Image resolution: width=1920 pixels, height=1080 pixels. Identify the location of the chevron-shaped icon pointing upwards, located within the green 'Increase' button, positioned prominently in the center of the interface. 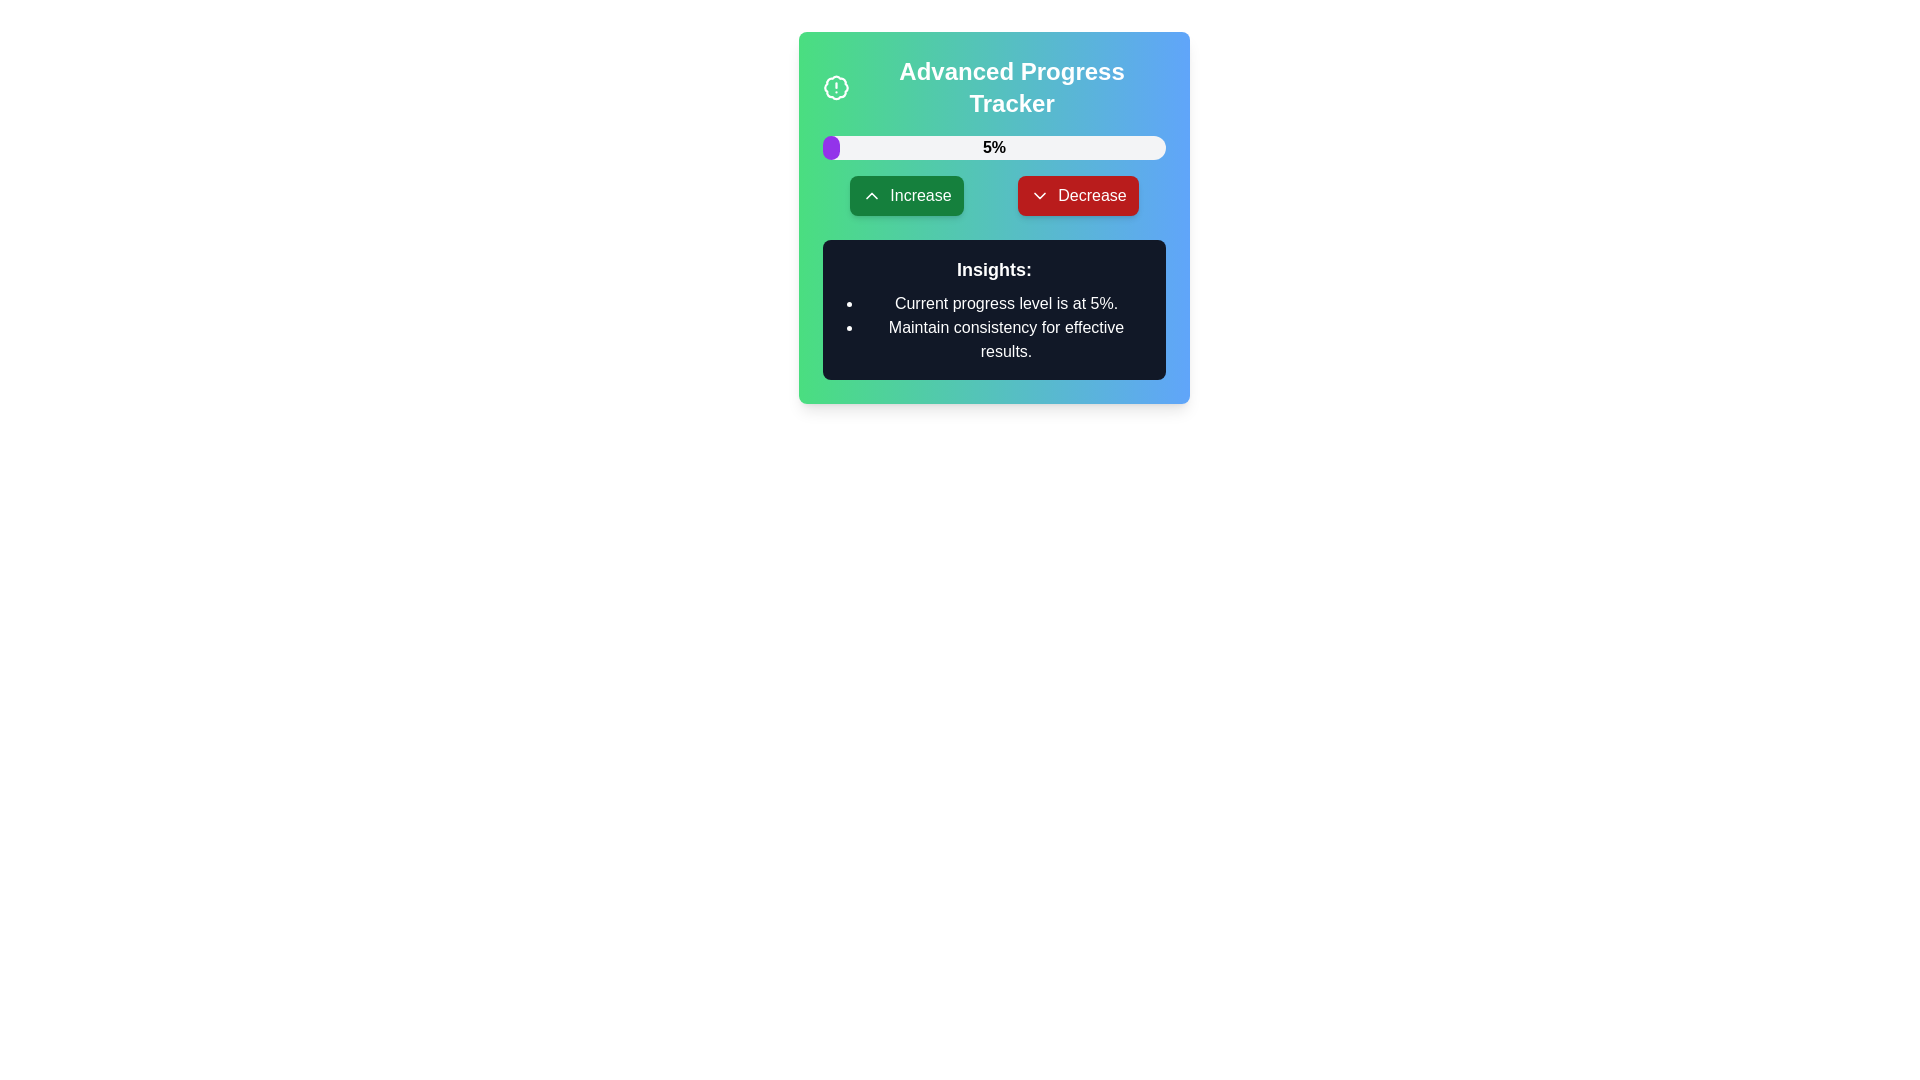
(872, 196).